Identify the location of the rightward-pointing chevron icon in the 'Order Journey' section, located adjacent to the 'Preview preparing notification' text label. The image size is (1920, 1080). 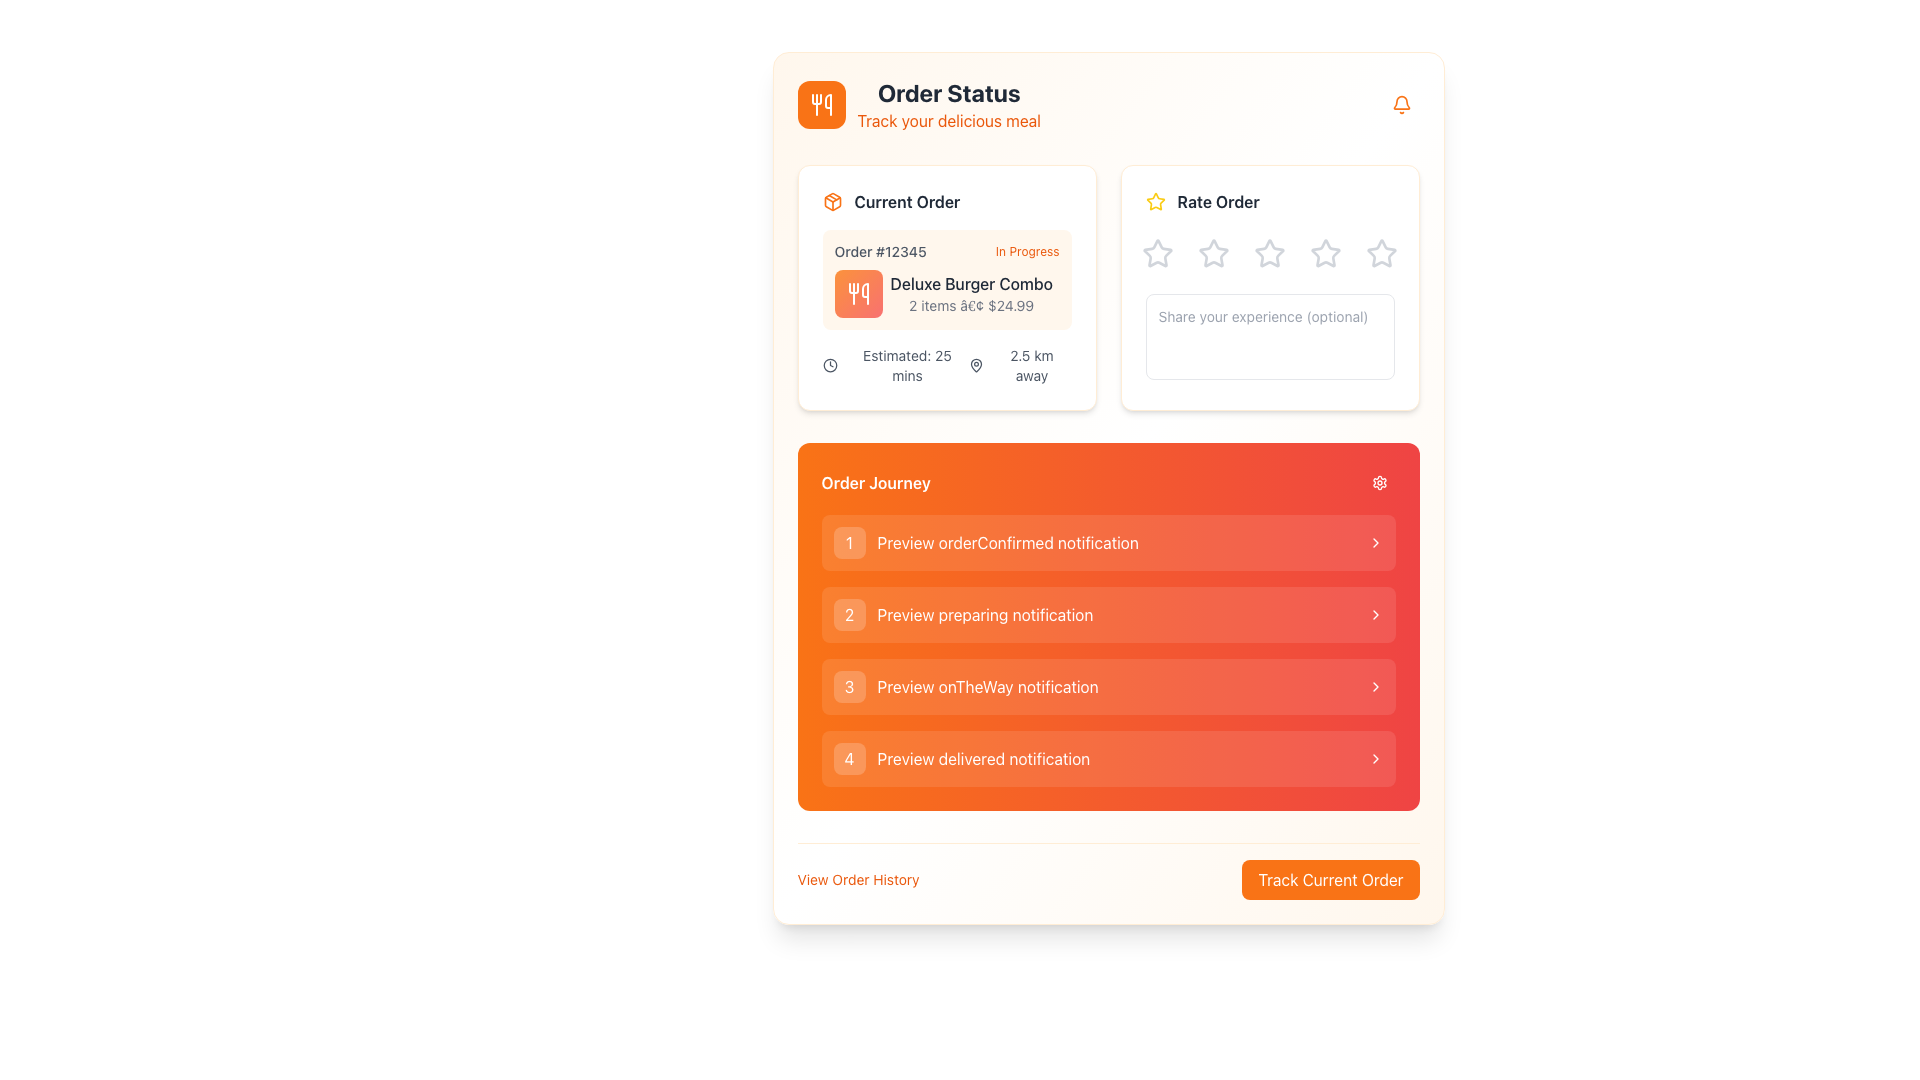
(1374, 613).